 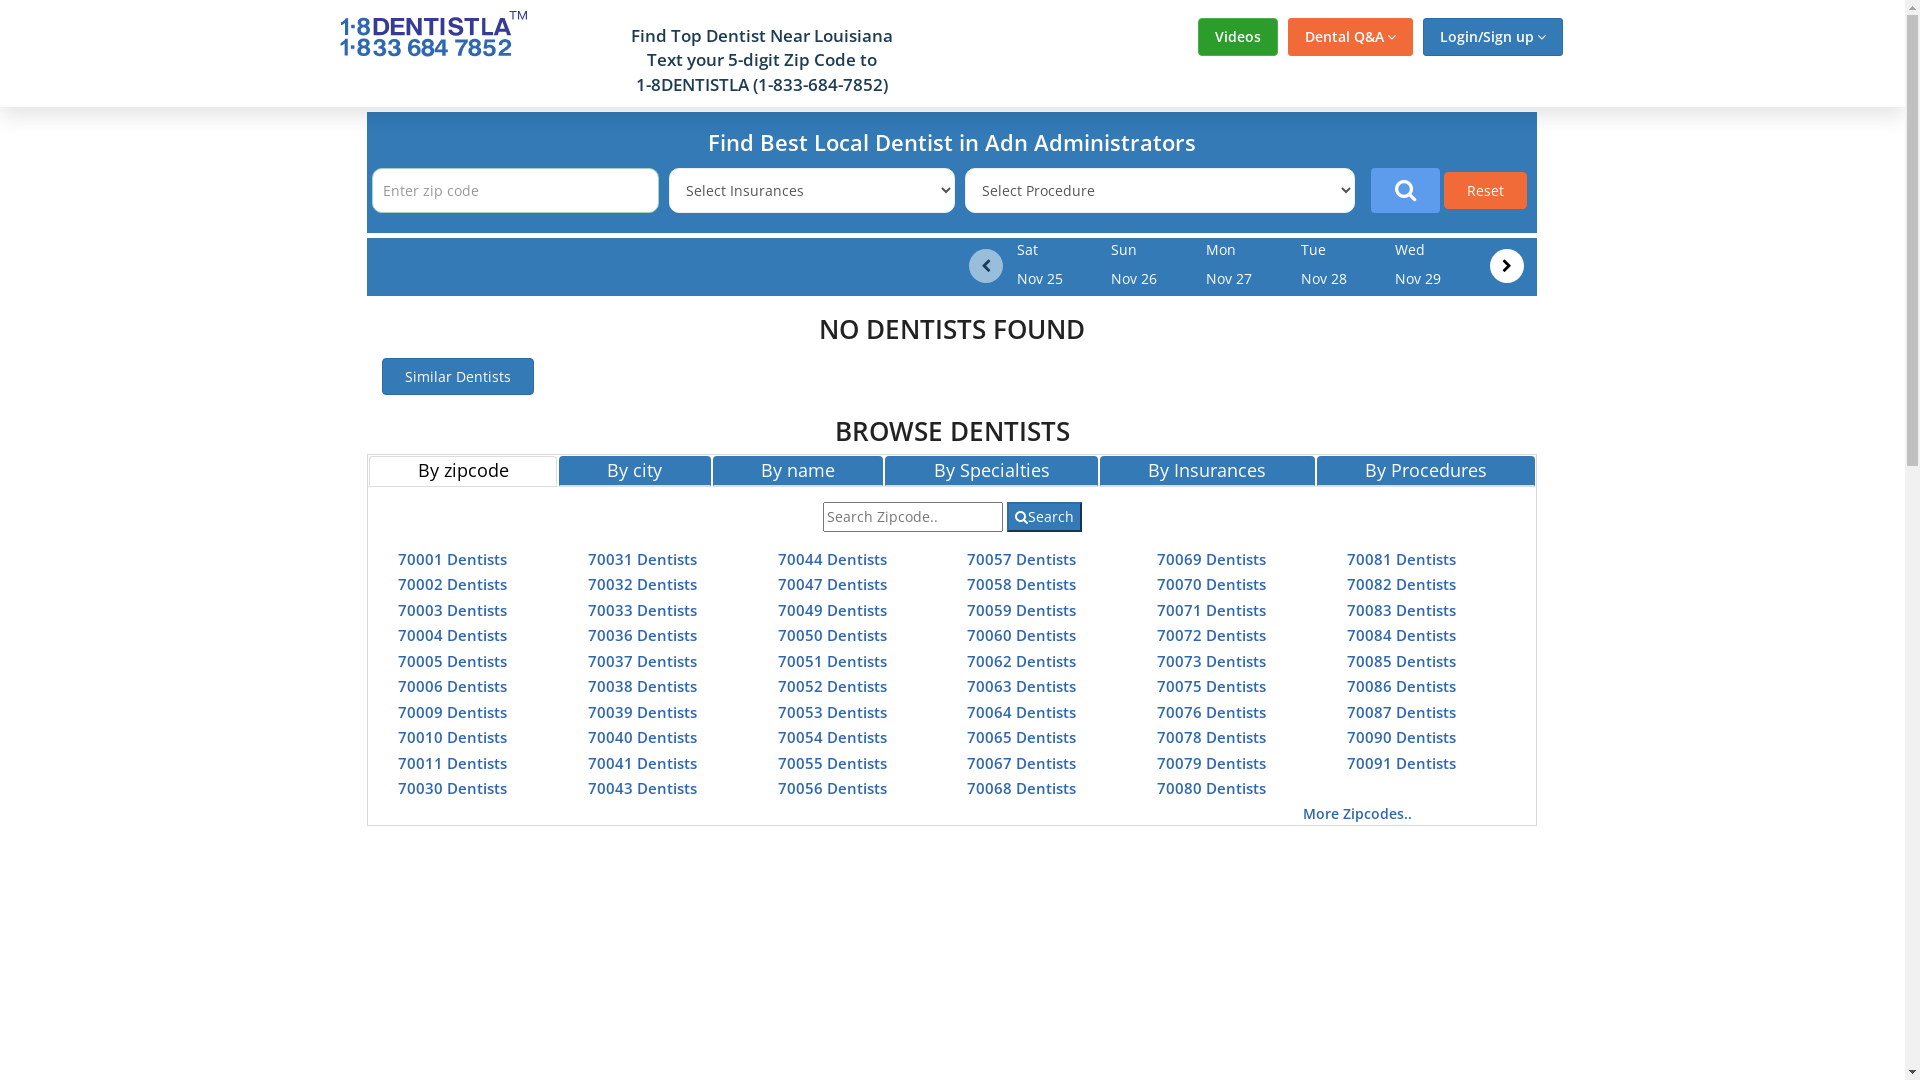 I want to click on '70010 Dentists', so click(x=398, y=736).